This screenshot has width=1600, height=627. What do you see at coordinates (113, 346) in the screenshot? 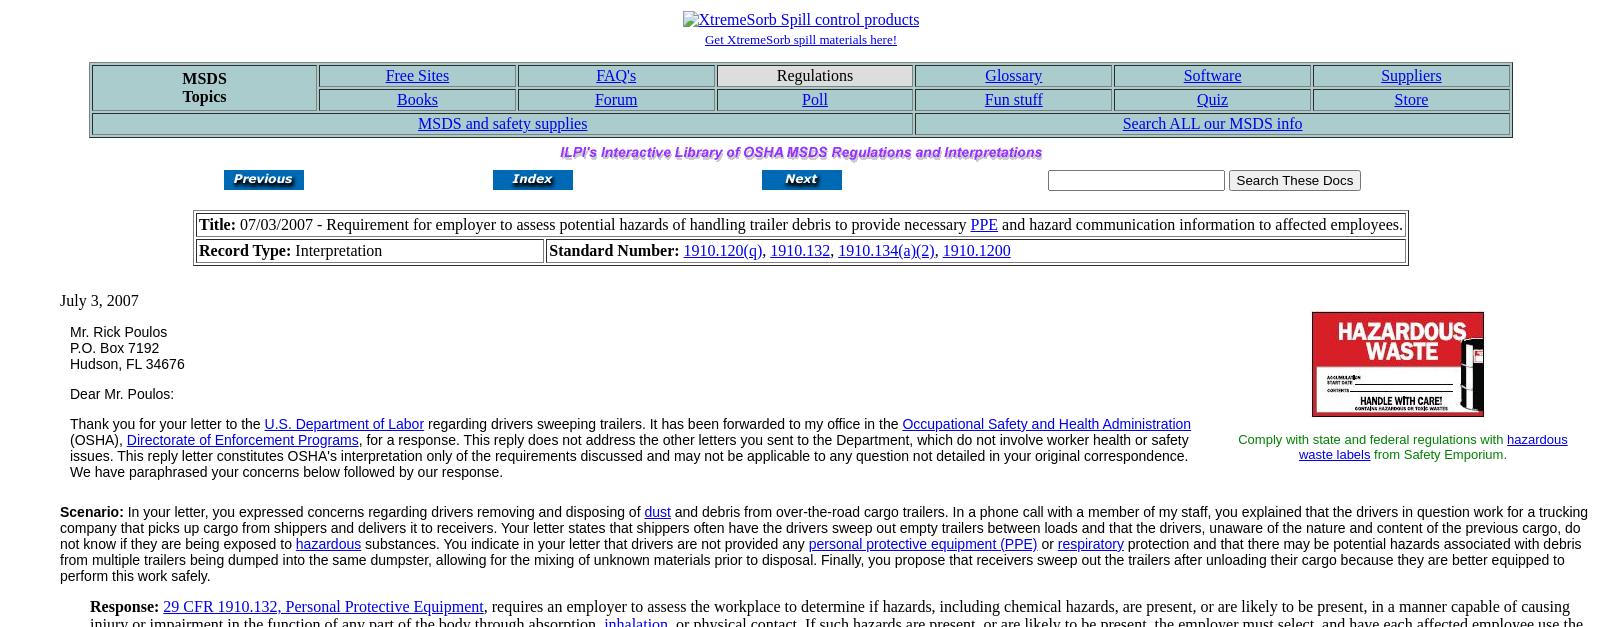
I see `'P.O. Box 7192'` at bounding box center [113, 346].